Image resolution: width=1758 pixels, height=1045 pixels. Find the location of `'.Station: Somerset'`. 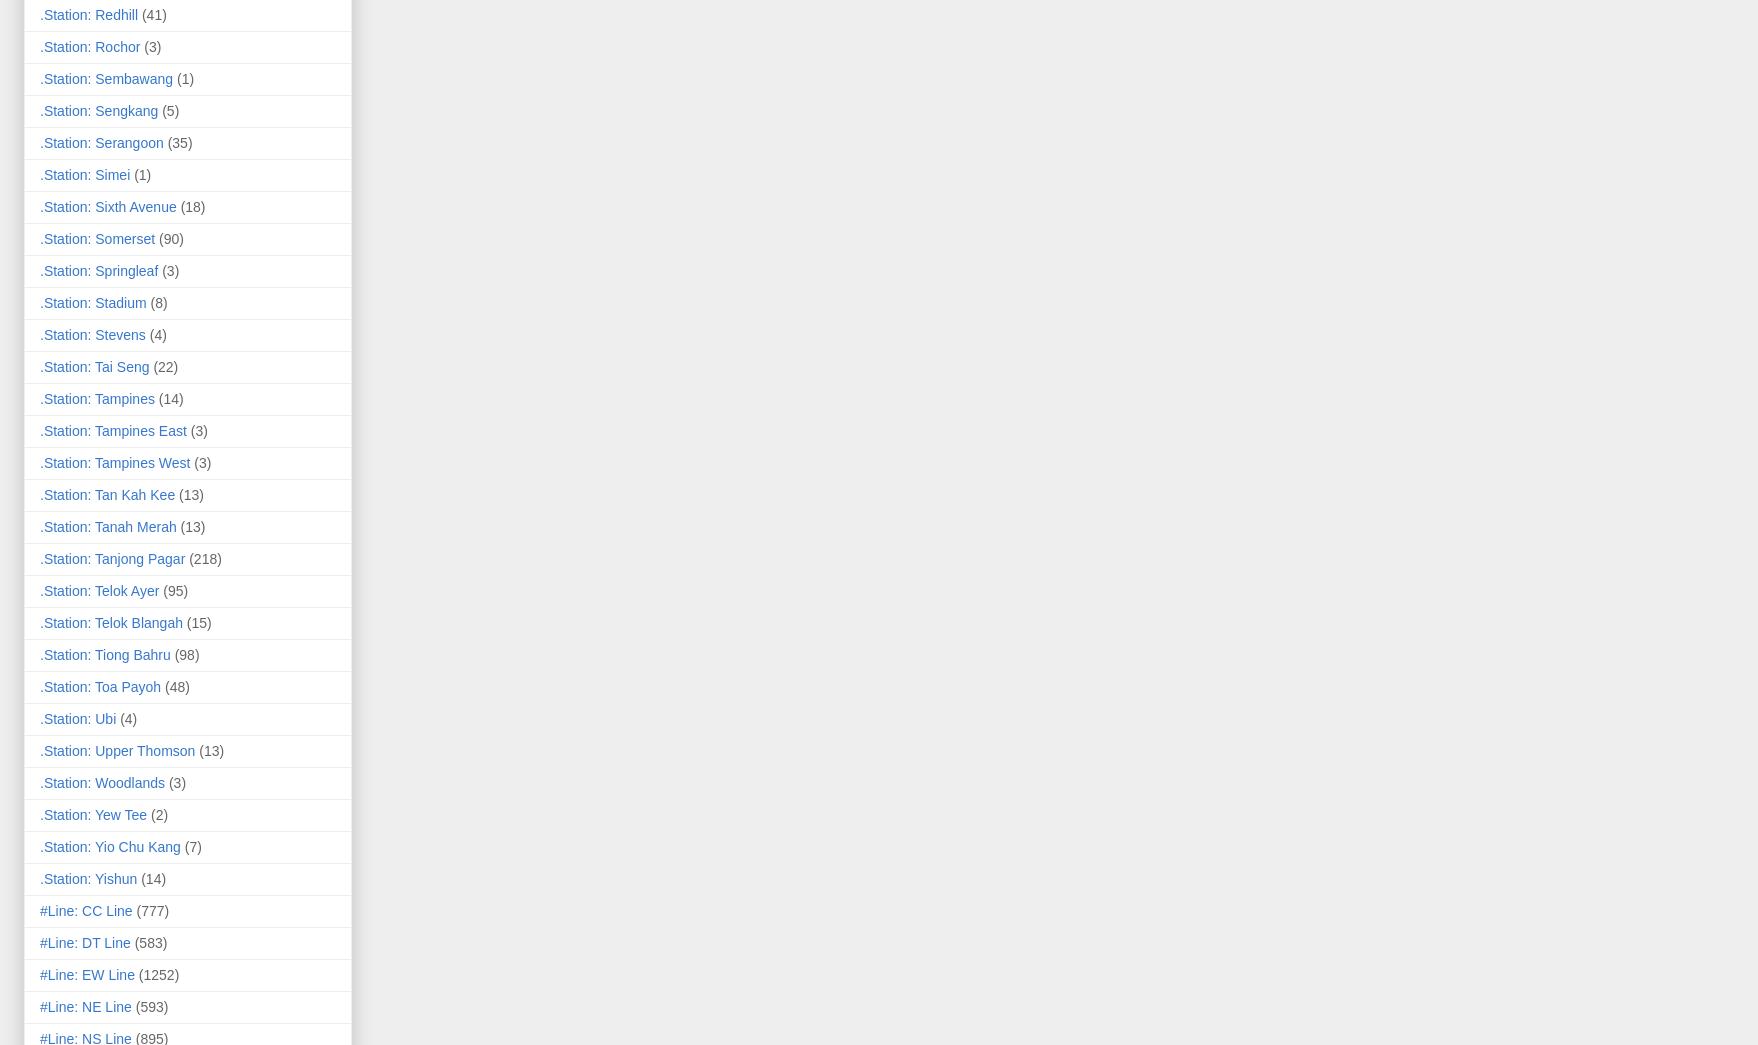

'.Station: Somerset' is located at coordinates (97, 237).